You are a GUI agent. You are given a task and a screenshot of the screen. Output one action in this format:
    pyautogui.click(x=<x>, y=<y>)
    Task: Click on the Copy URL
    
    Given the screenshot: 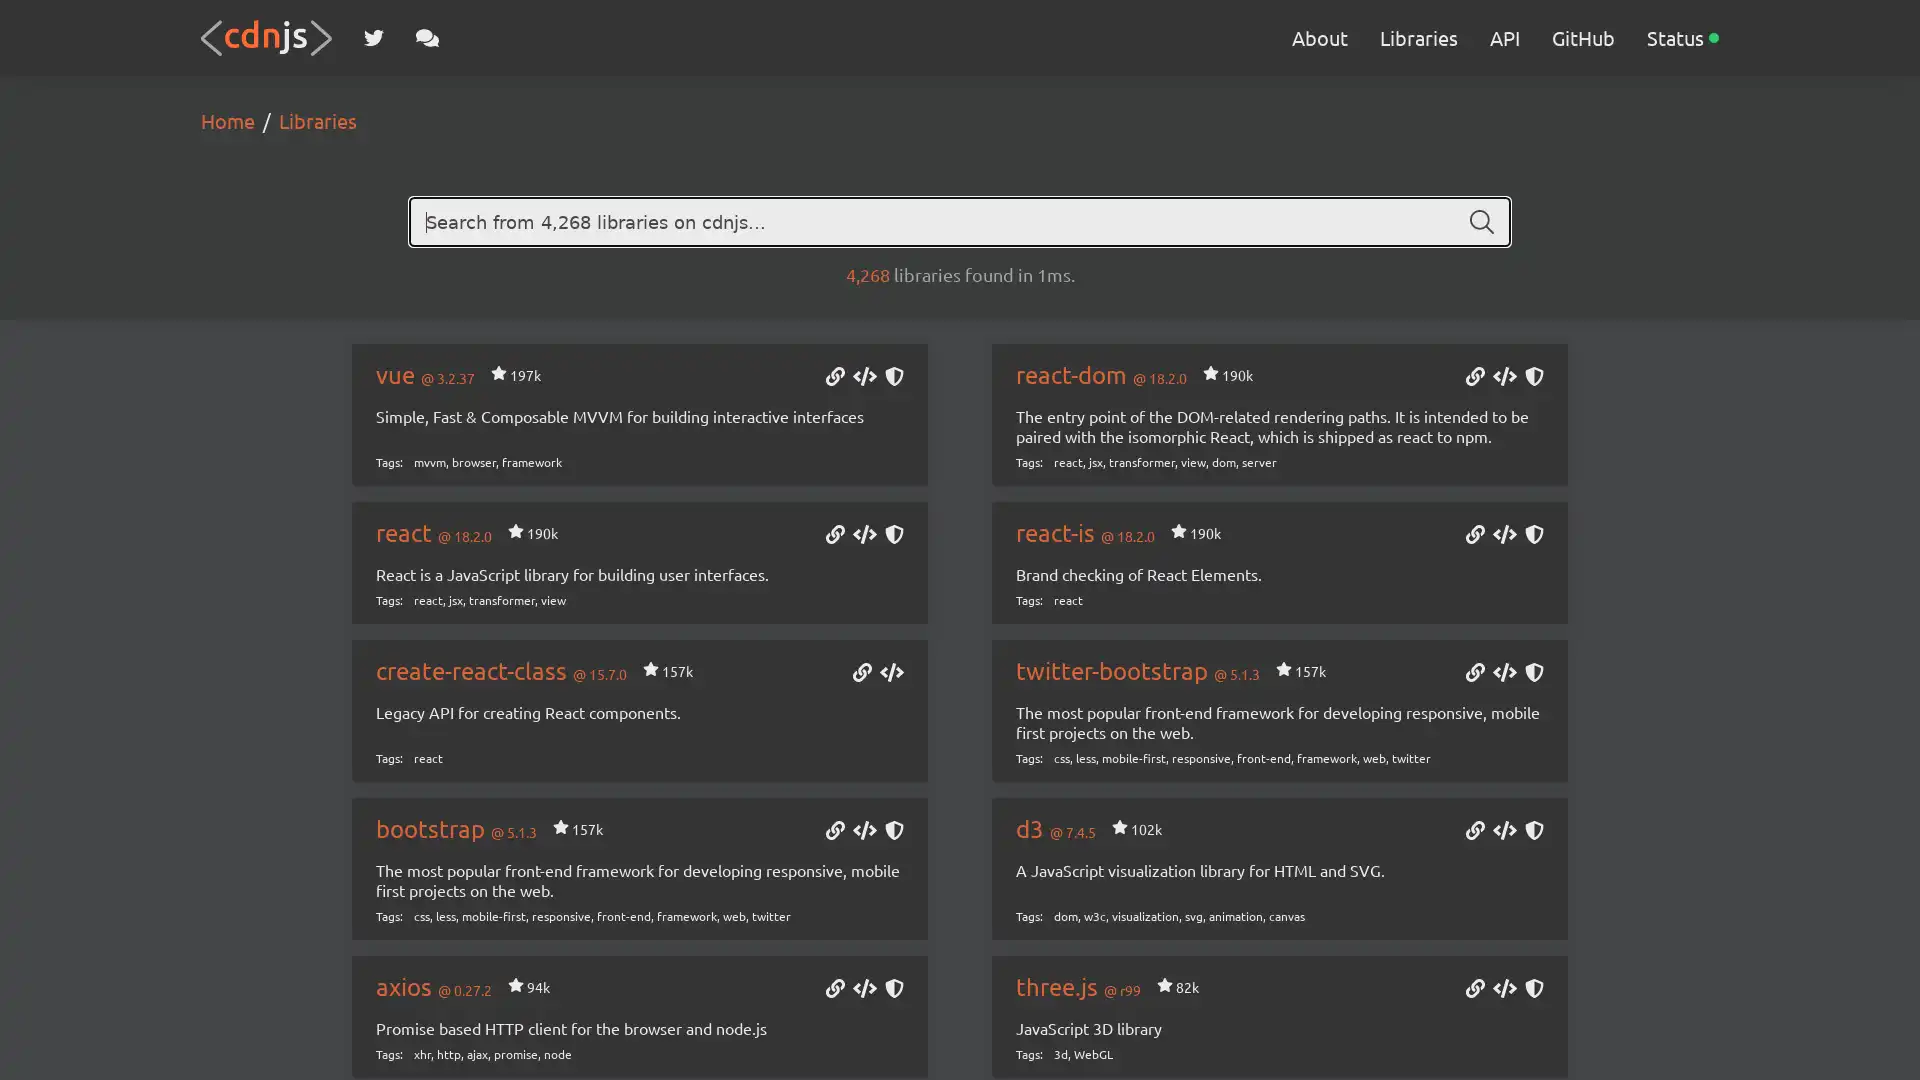 What is the action you would take?
    pyautogui.click(x=1474, y=990)
    